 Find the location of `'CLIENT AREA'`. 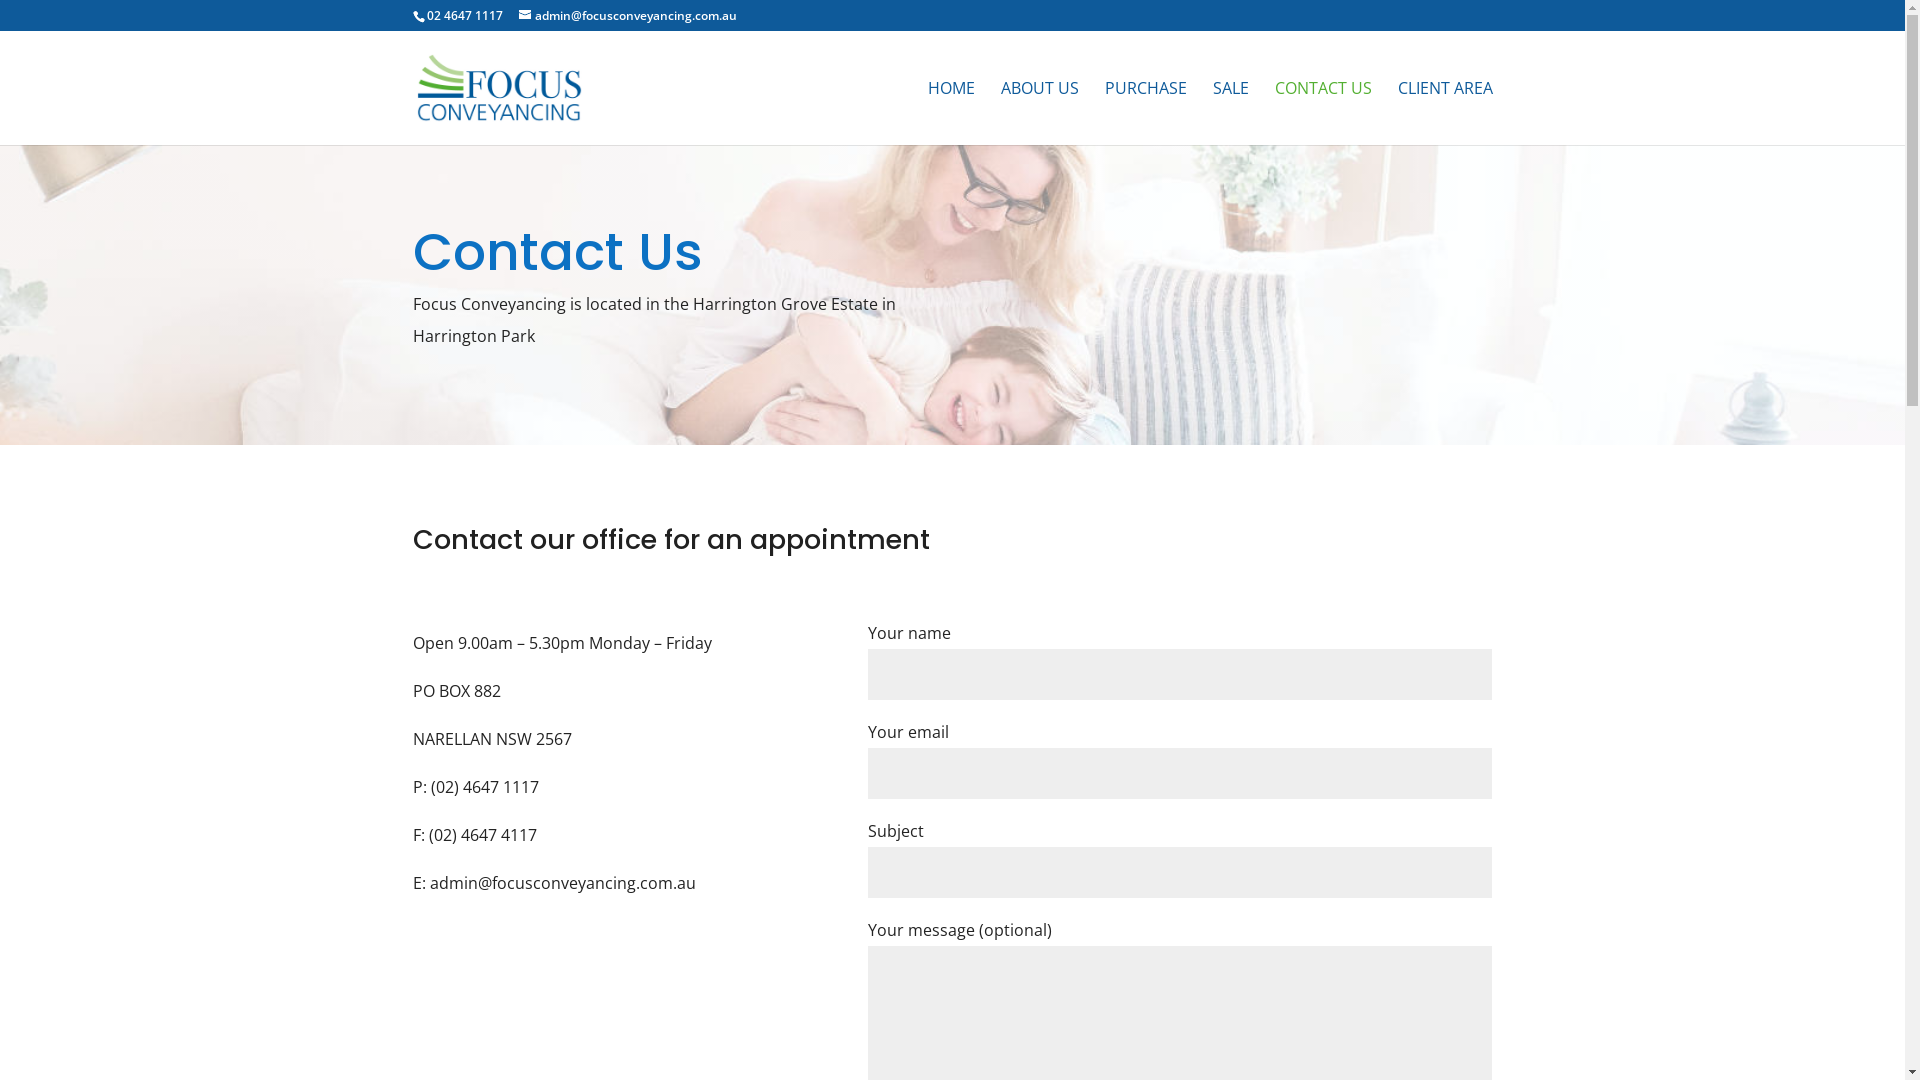

'CLIENT AREA' is located at coordinates (1396, 112).